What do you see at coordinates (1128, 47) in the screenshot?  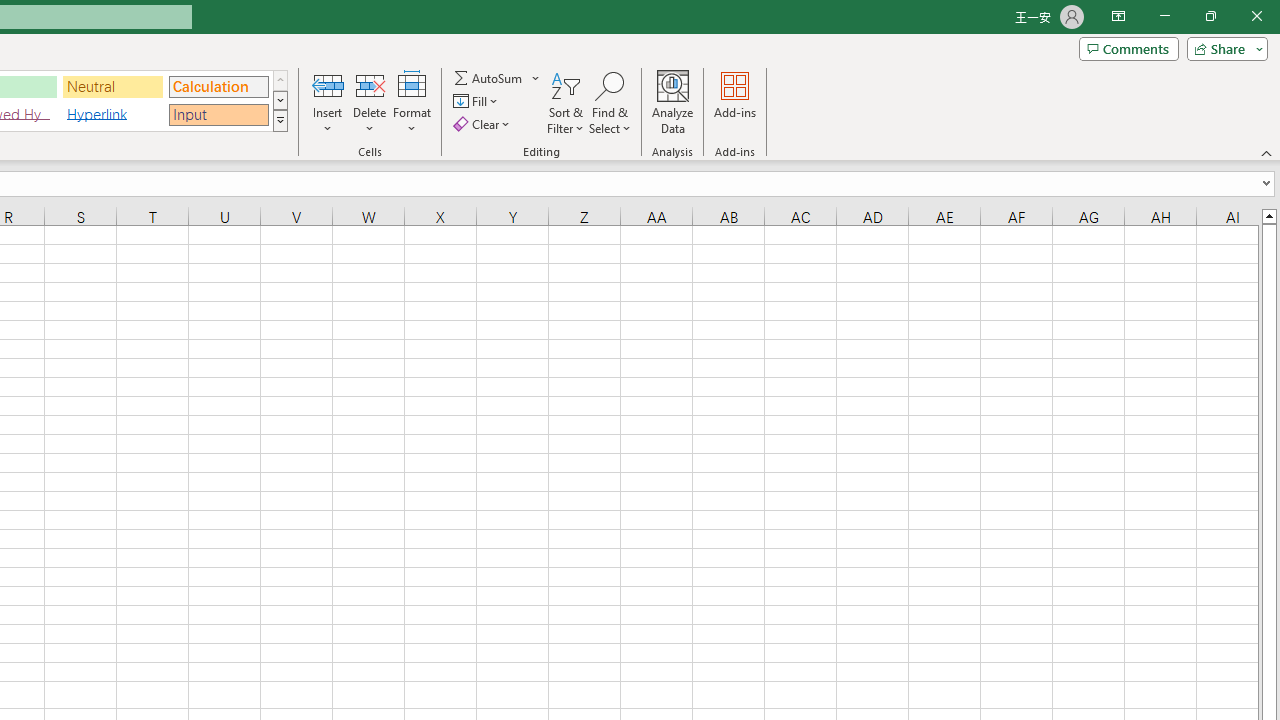 I see `'Comments'` at bounding box center [1128, 47].